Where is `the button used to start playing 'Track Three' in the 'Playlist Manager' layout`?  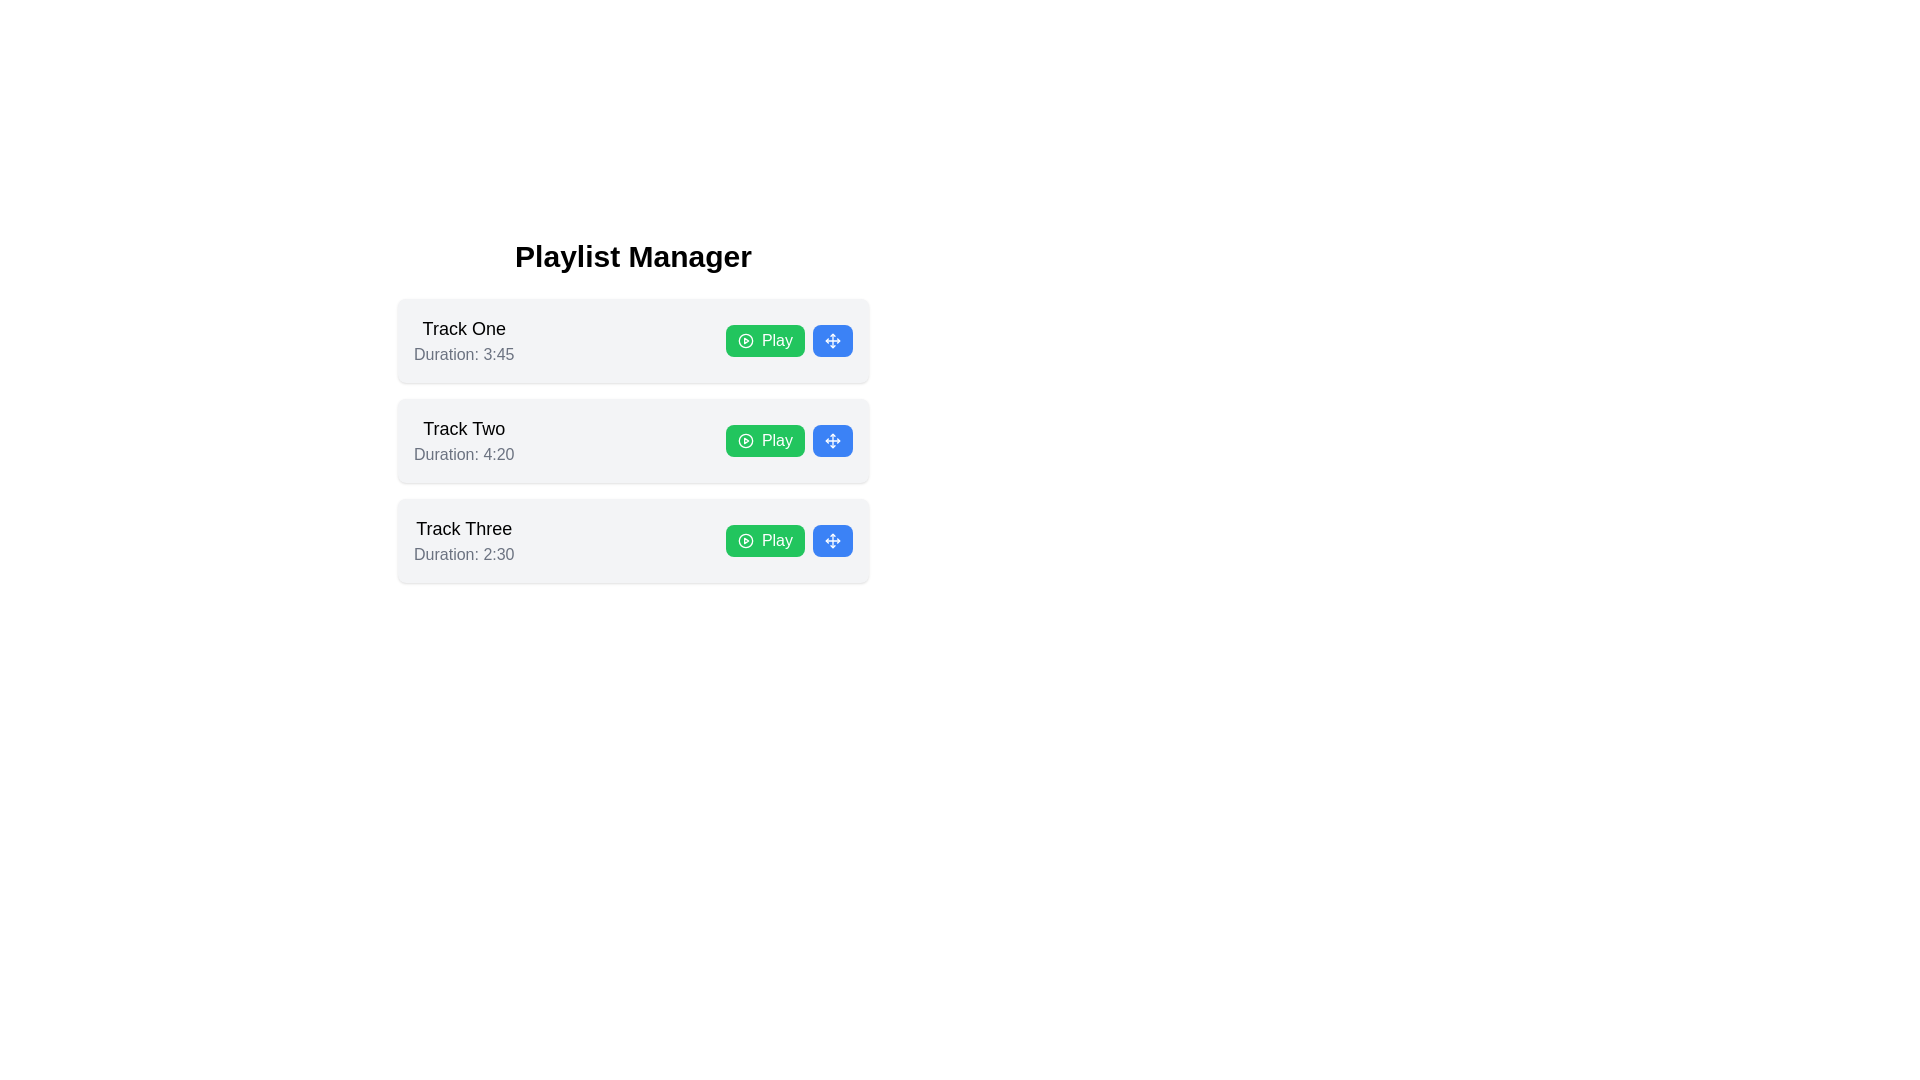
the button used to start playing 'Track Three' in the 'Playlist Manager' layout is located at coordinates (764, 540).